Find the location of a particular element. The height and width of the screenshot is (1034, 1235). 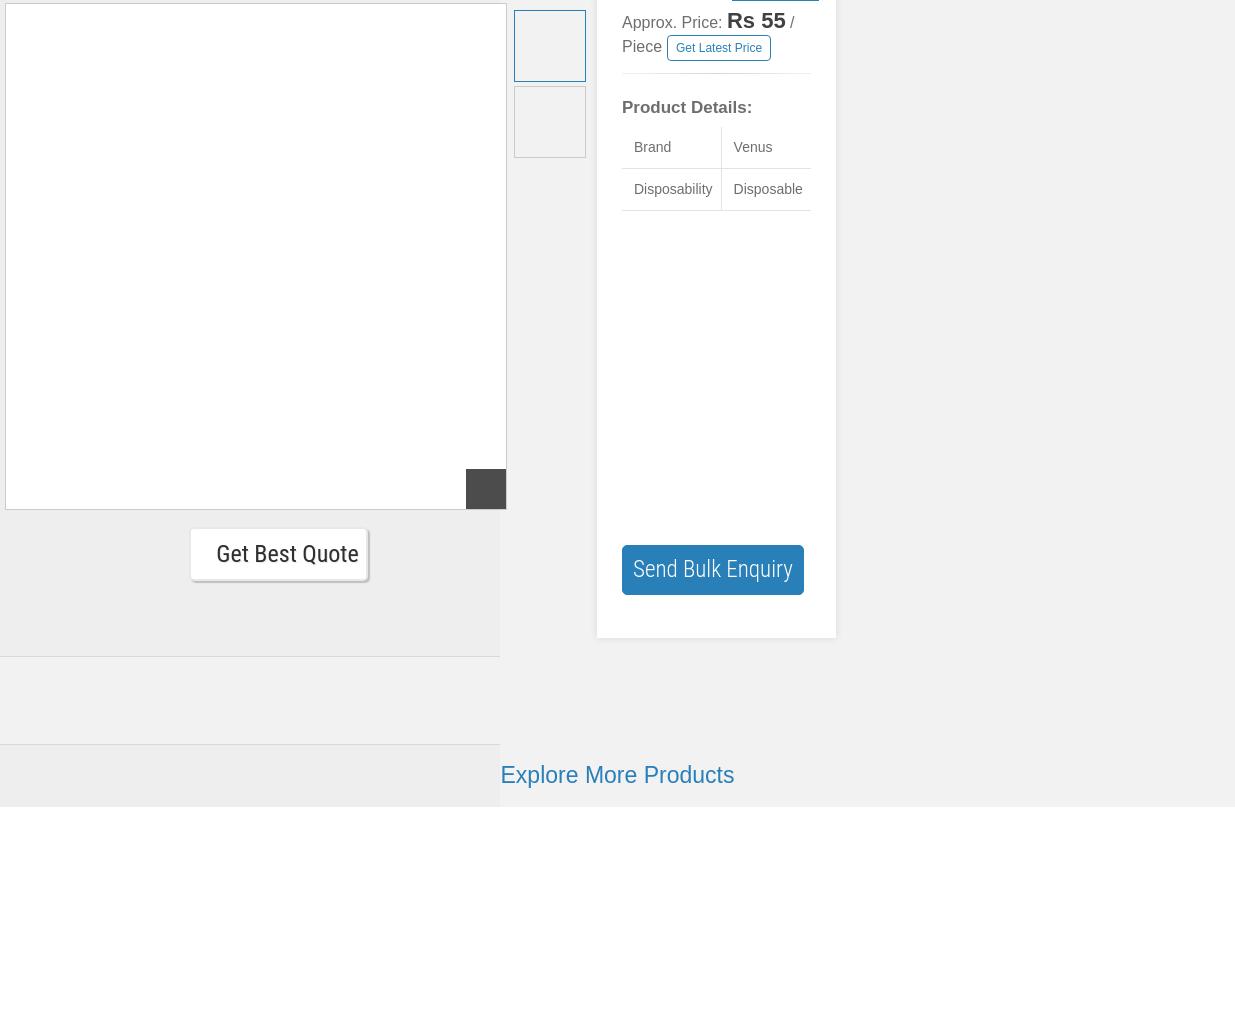

'Disposability' is located at coordinates (672, 189).